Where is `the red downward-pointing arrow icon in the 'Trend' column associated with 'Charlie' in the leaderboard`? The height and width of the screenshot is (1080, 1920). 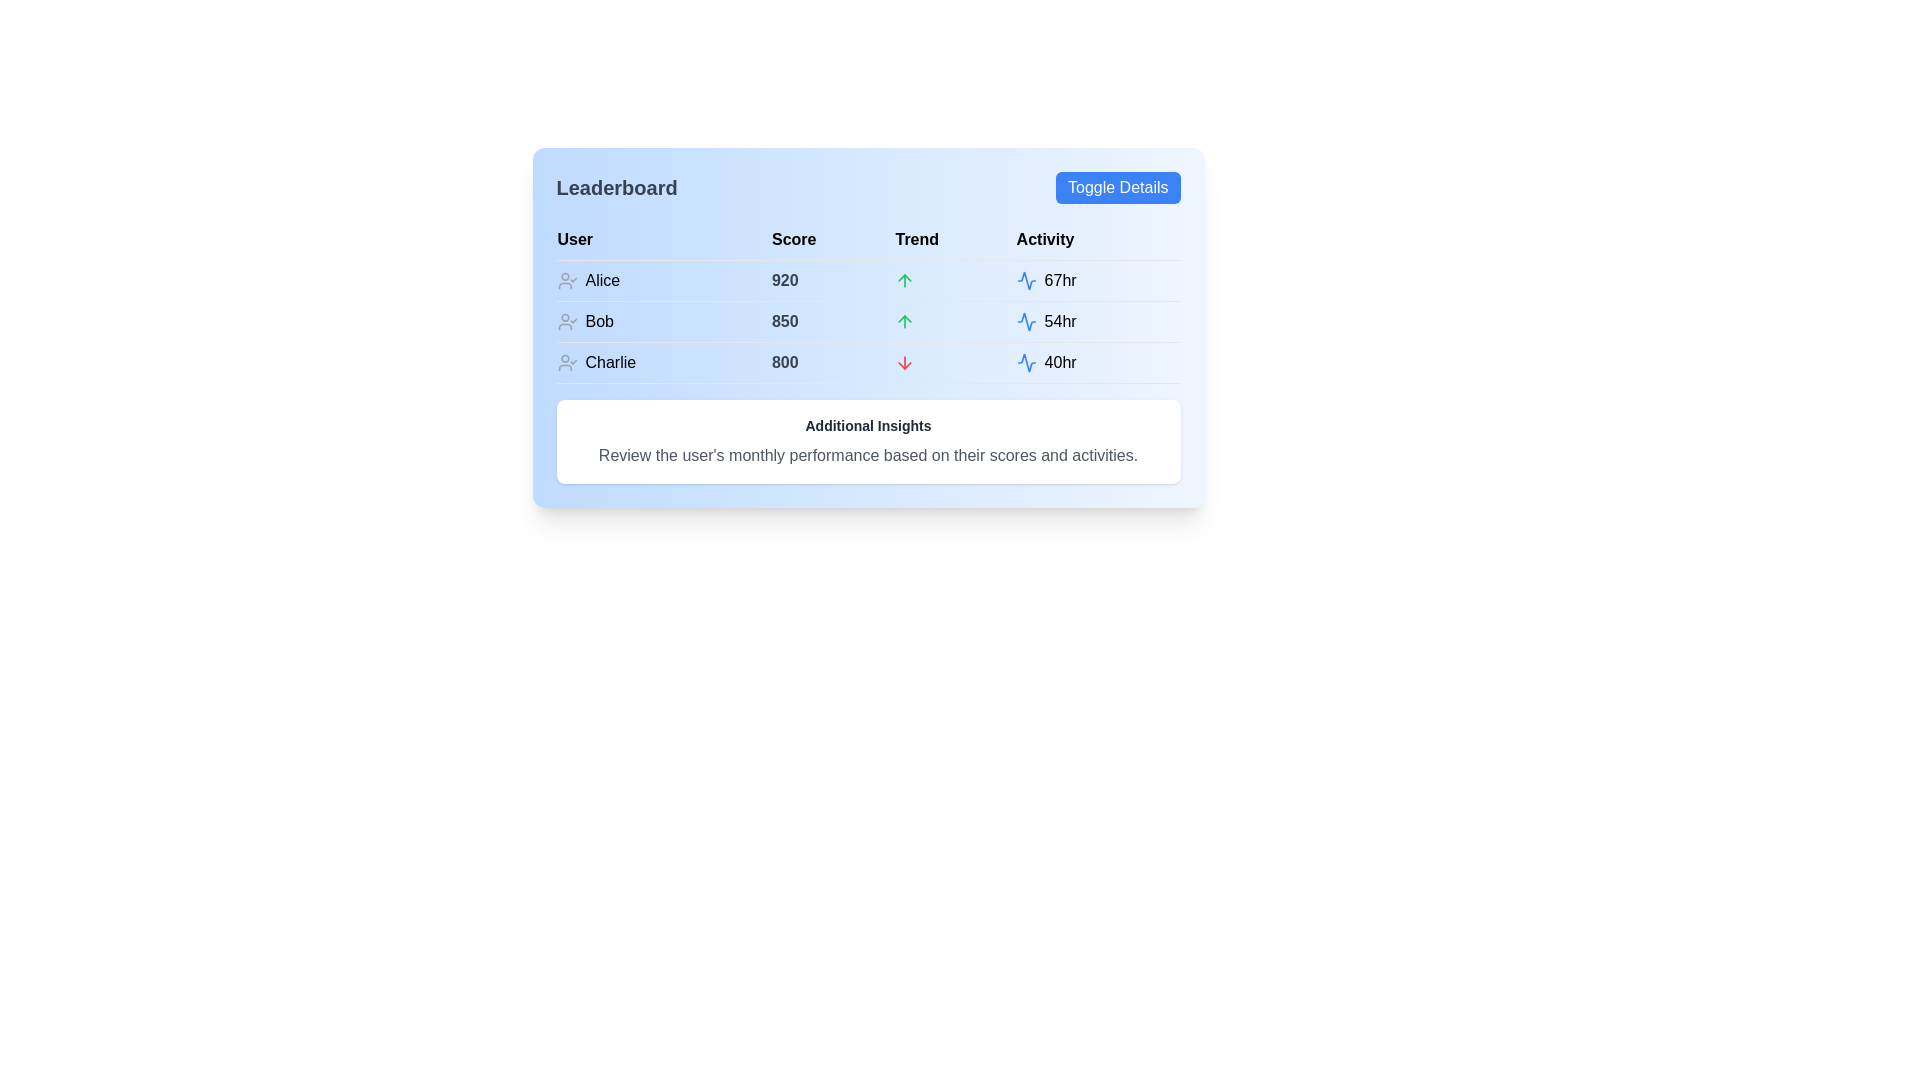
the red downward-pointing arrow icon in the 'Trend' column associated with 'Charlie' in the leaderboard is located at coordinates (904, 362).